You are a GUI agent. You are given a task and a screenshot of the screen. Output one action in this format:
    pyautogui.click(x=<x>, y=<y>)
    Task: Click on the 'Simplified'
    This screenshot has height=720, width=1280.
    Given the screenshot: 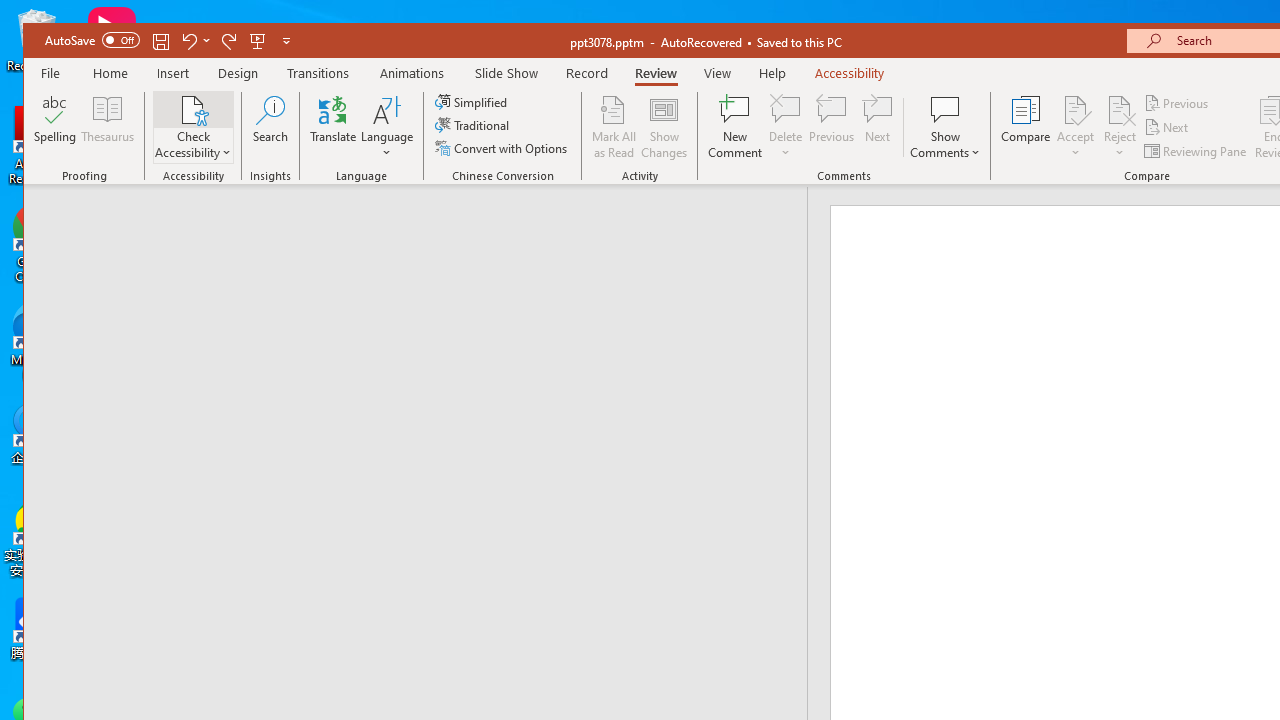 What is the action you would take?
    pyautogui.click(x=472, y=102)
    